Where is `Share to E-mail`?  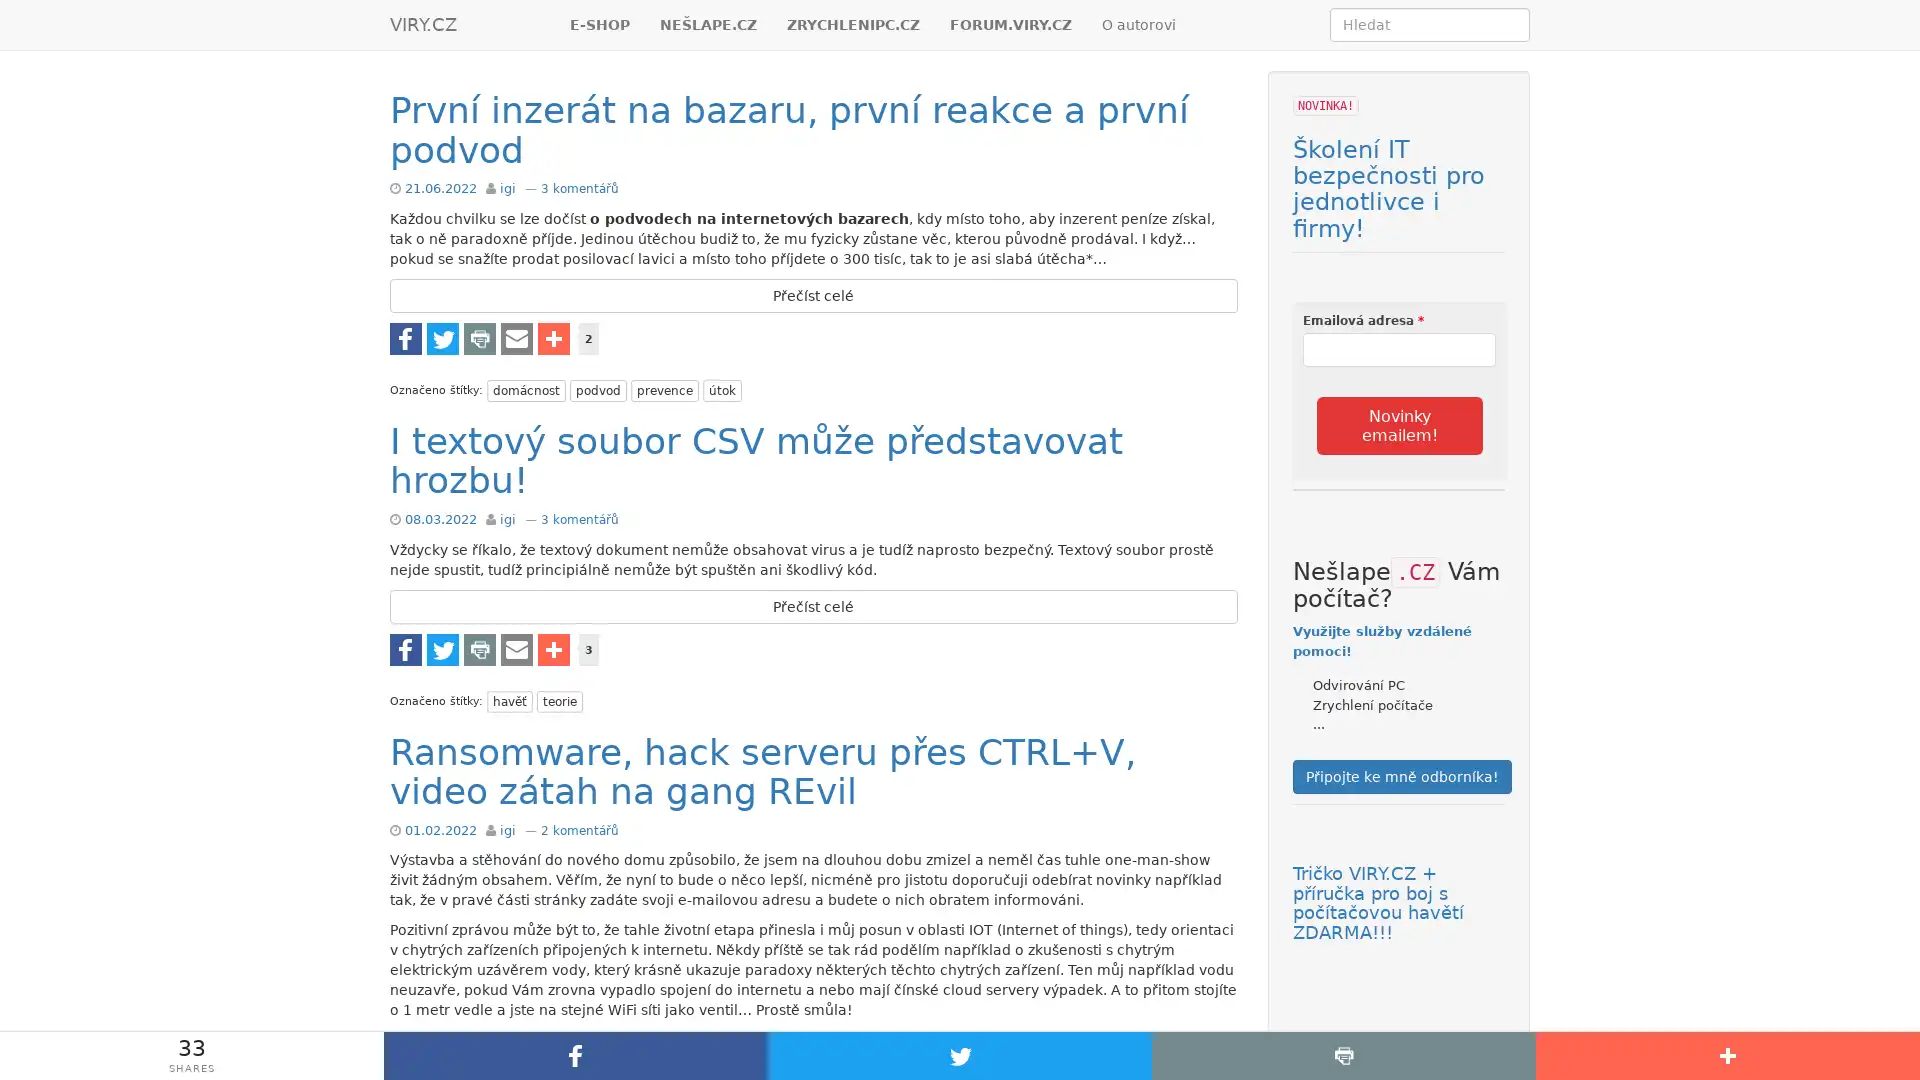 Share to E-mail is located at coordinates (517, 337).